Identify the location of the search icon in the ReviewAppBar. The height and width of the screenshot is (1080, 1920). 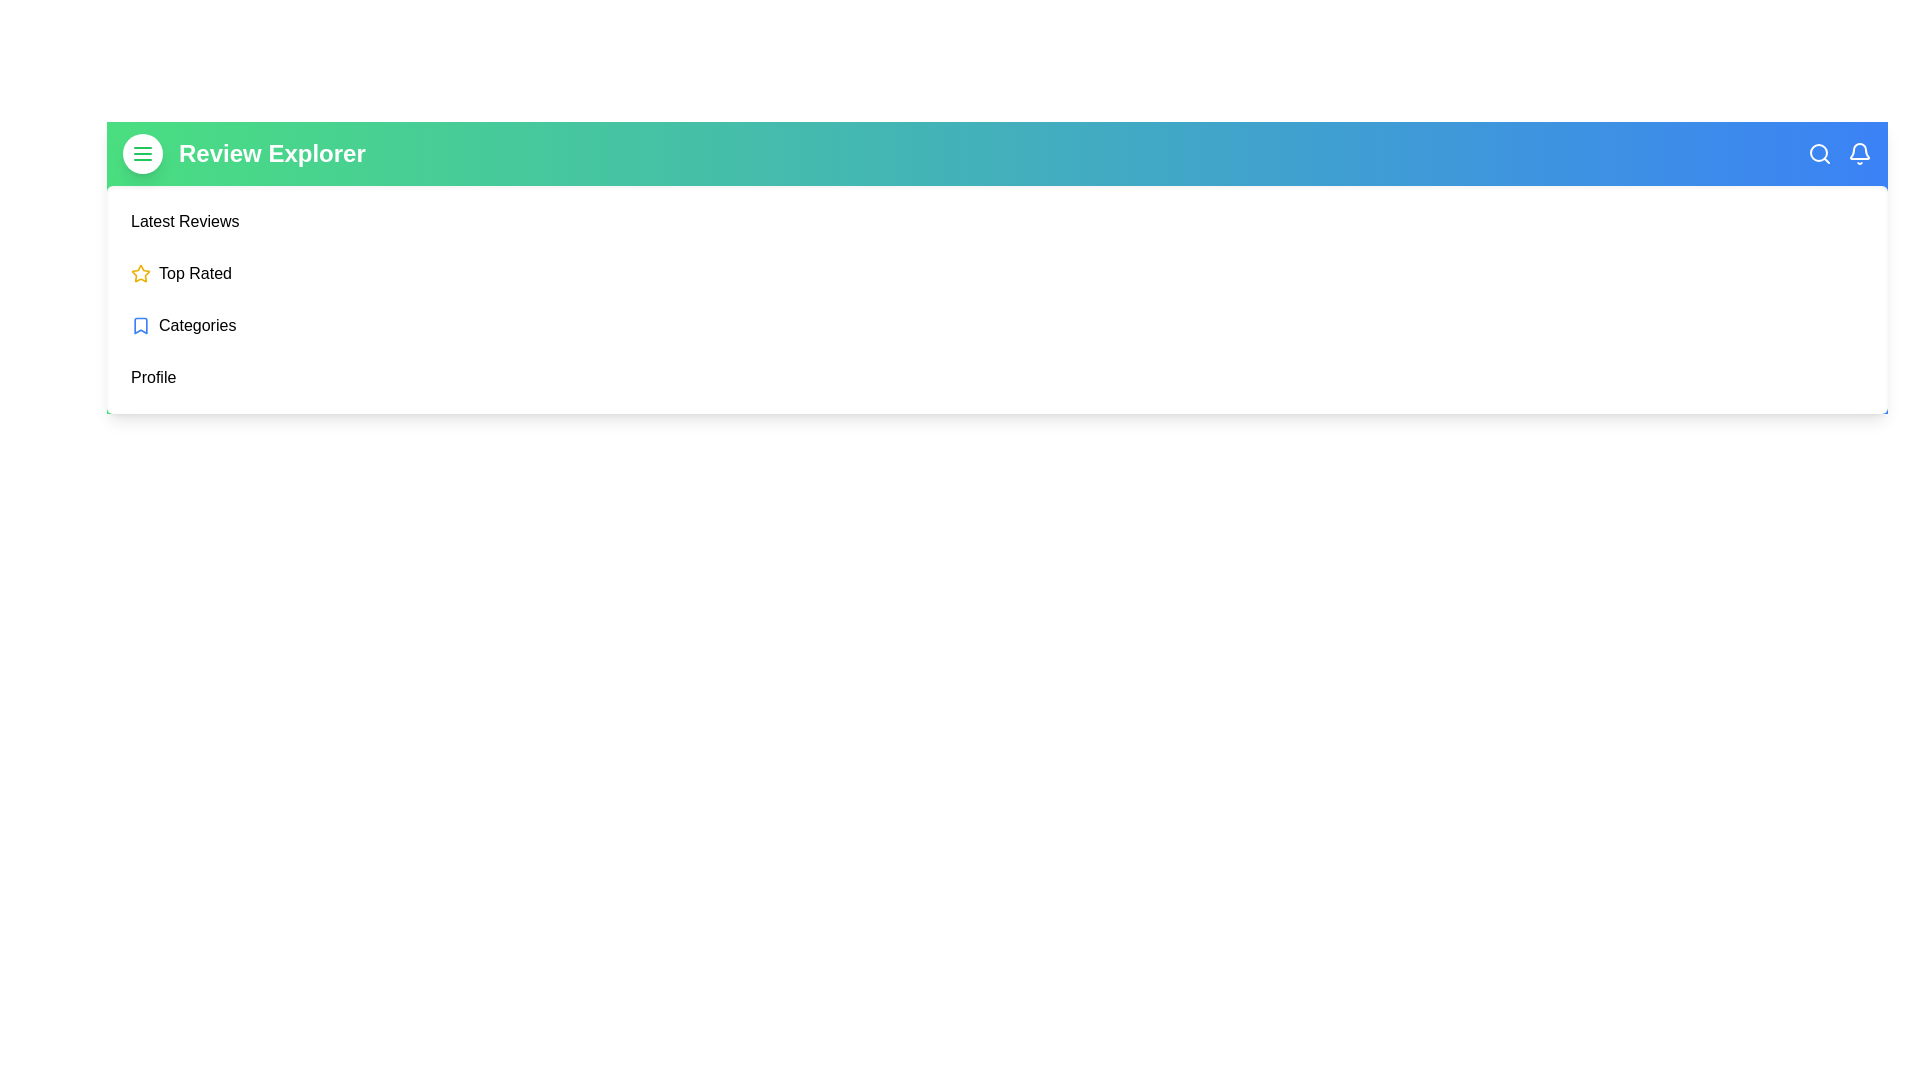
(1819, 153).